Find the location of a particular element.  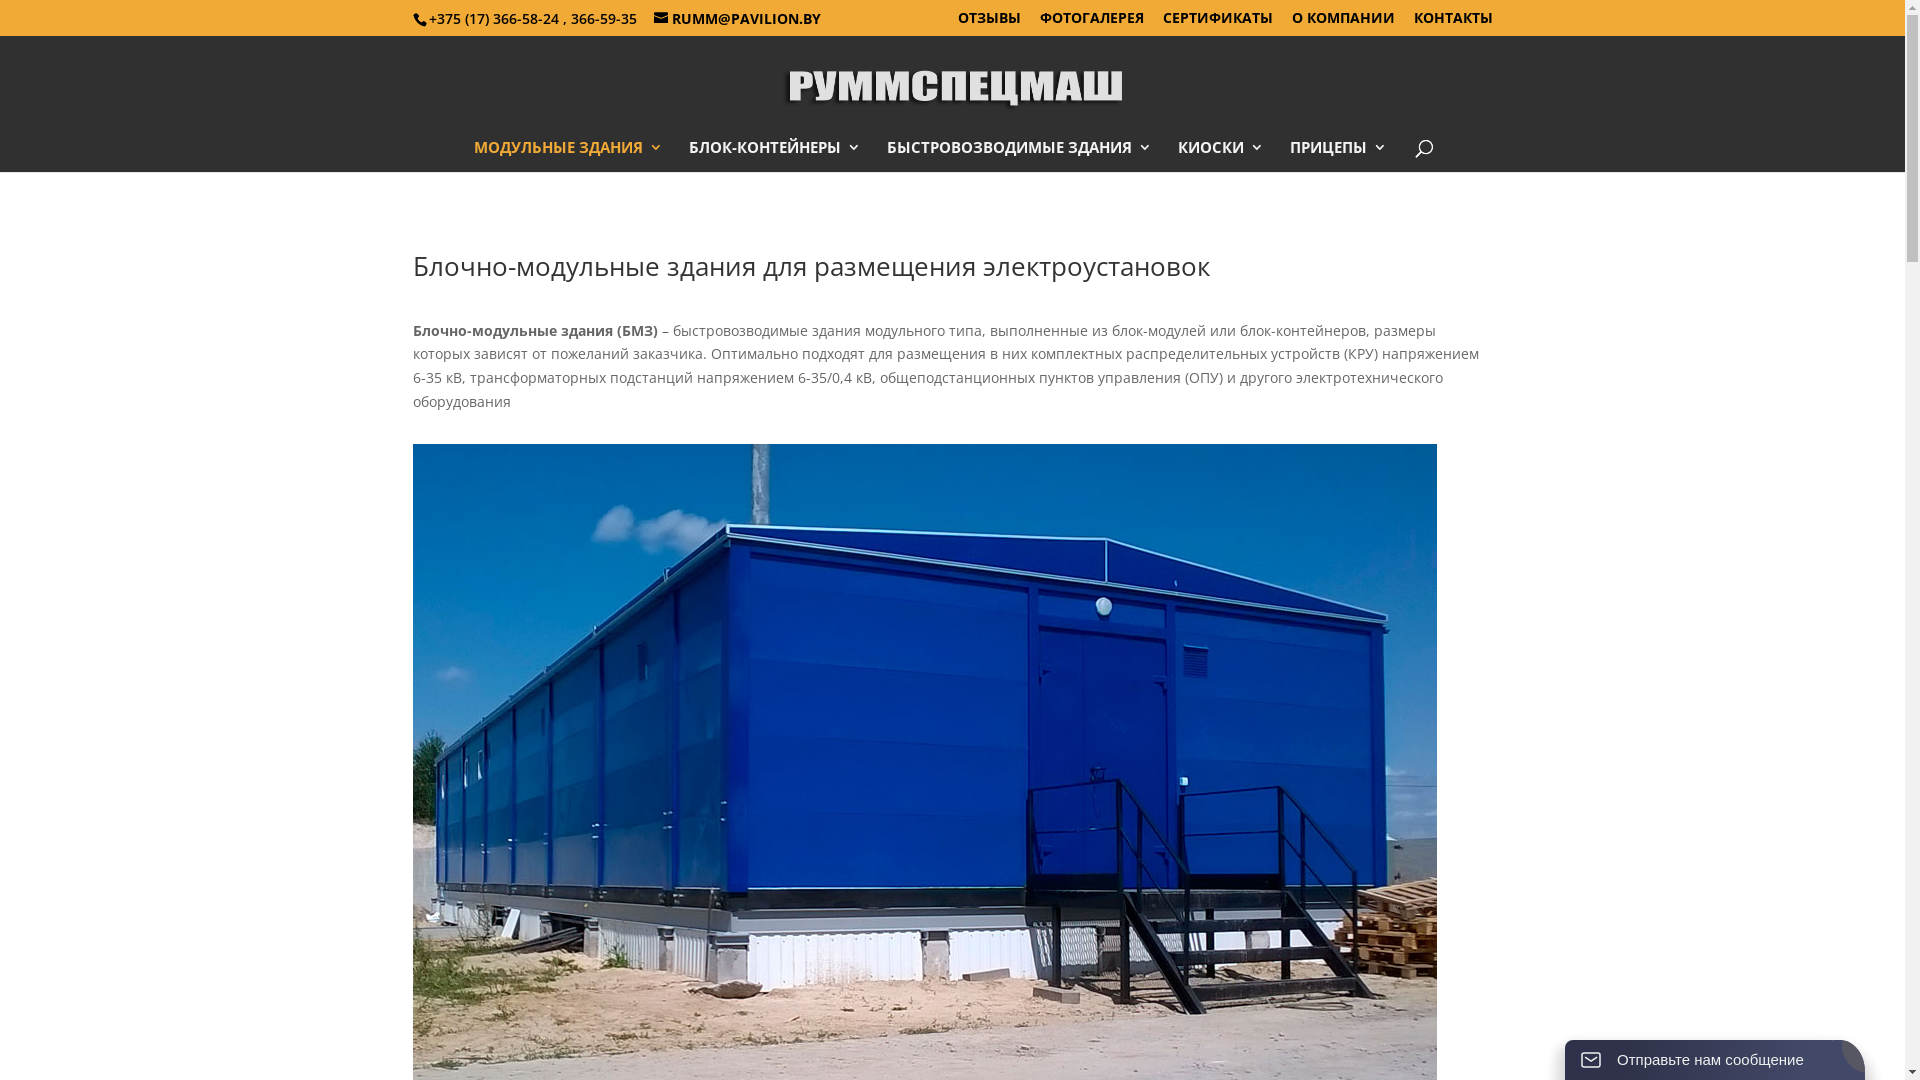

'RUMM@PAVILION.BY' is located at coordinates (736, 17).